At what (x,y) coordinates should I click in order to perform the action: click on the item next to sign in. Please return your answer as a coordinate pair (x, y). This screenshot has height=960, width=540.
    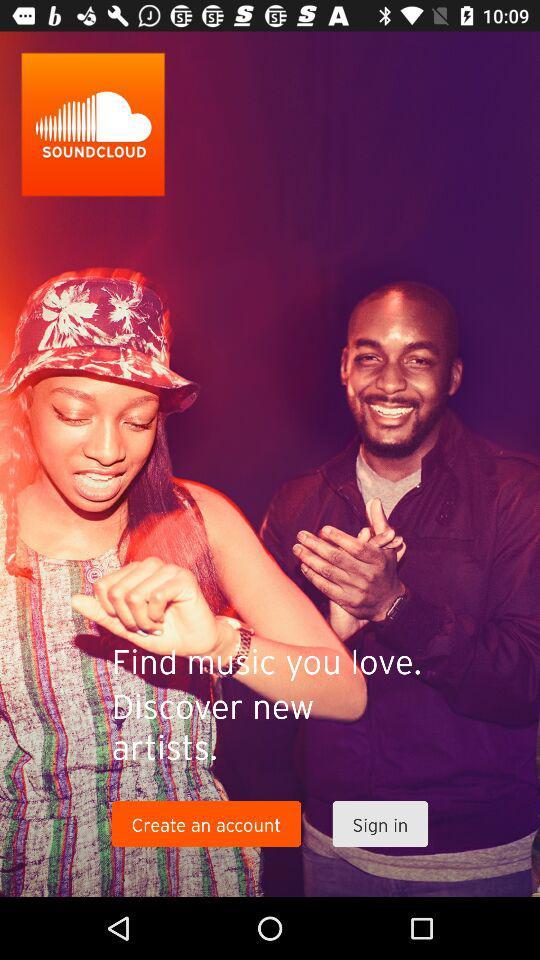
    Looking at the image, I should click on (205, 824).